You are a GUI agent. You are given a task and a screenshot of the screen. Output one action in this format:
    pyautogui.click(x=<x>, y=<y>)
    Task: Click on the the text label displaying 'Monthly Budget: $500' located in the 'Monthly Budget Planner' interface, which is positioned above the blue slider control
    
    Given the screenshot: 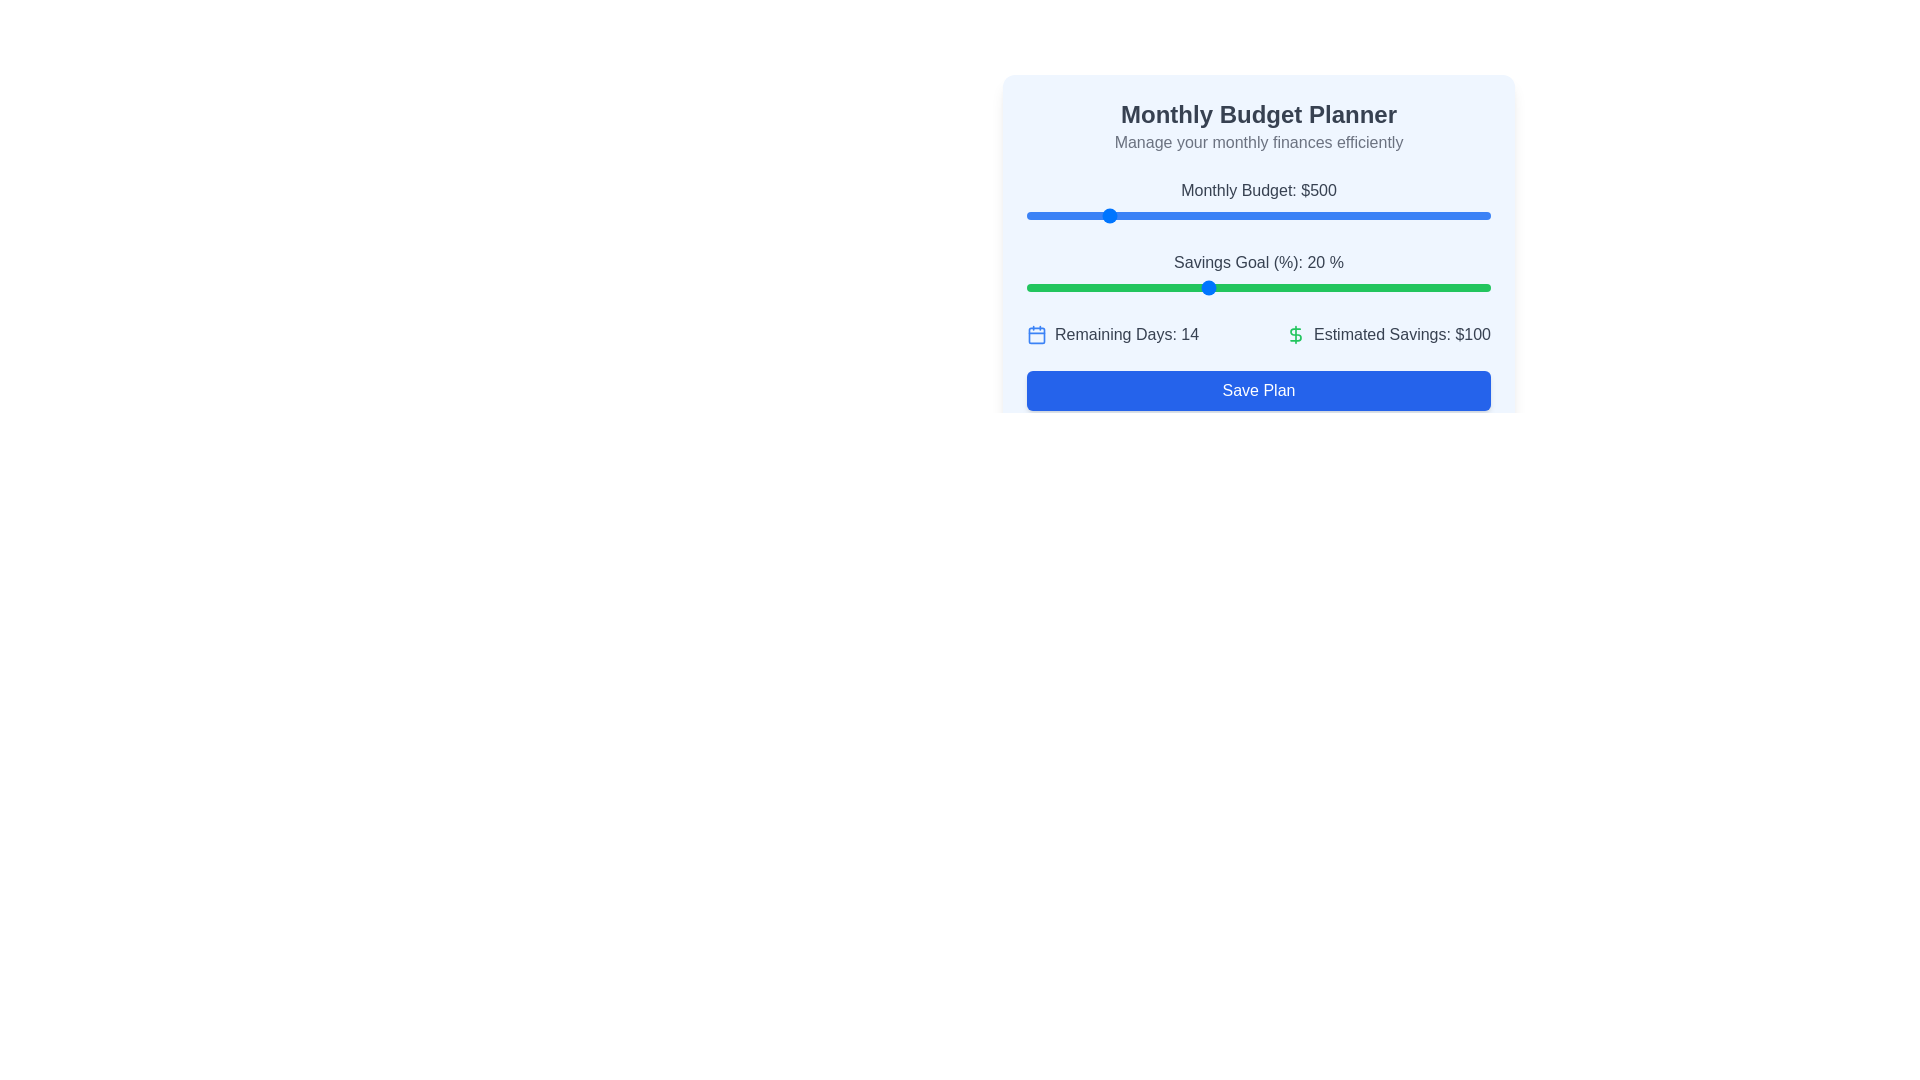 What is the action you would take?
    pyautogui.click(x=1257, y=191)
    